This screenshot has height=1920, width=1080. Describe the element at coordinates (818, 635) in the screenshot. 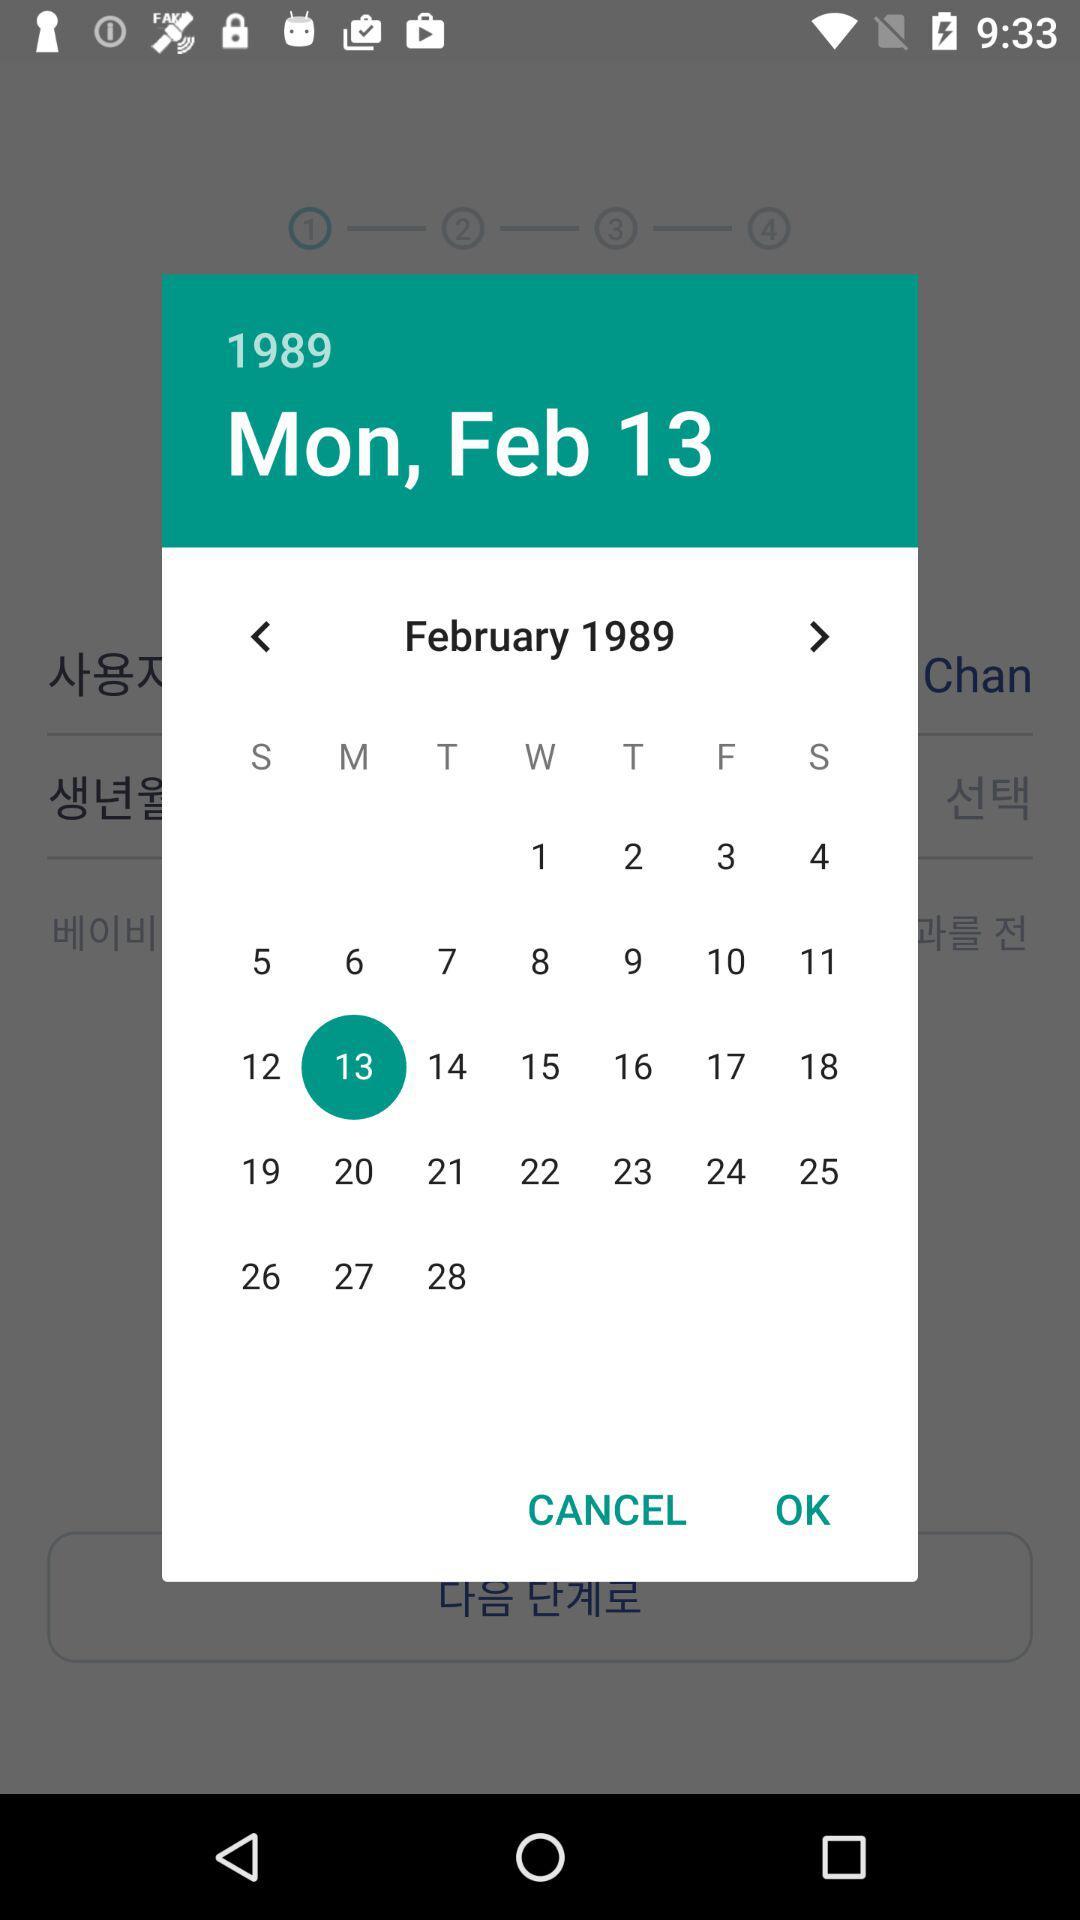

I see `the item above the ok item` at that location.